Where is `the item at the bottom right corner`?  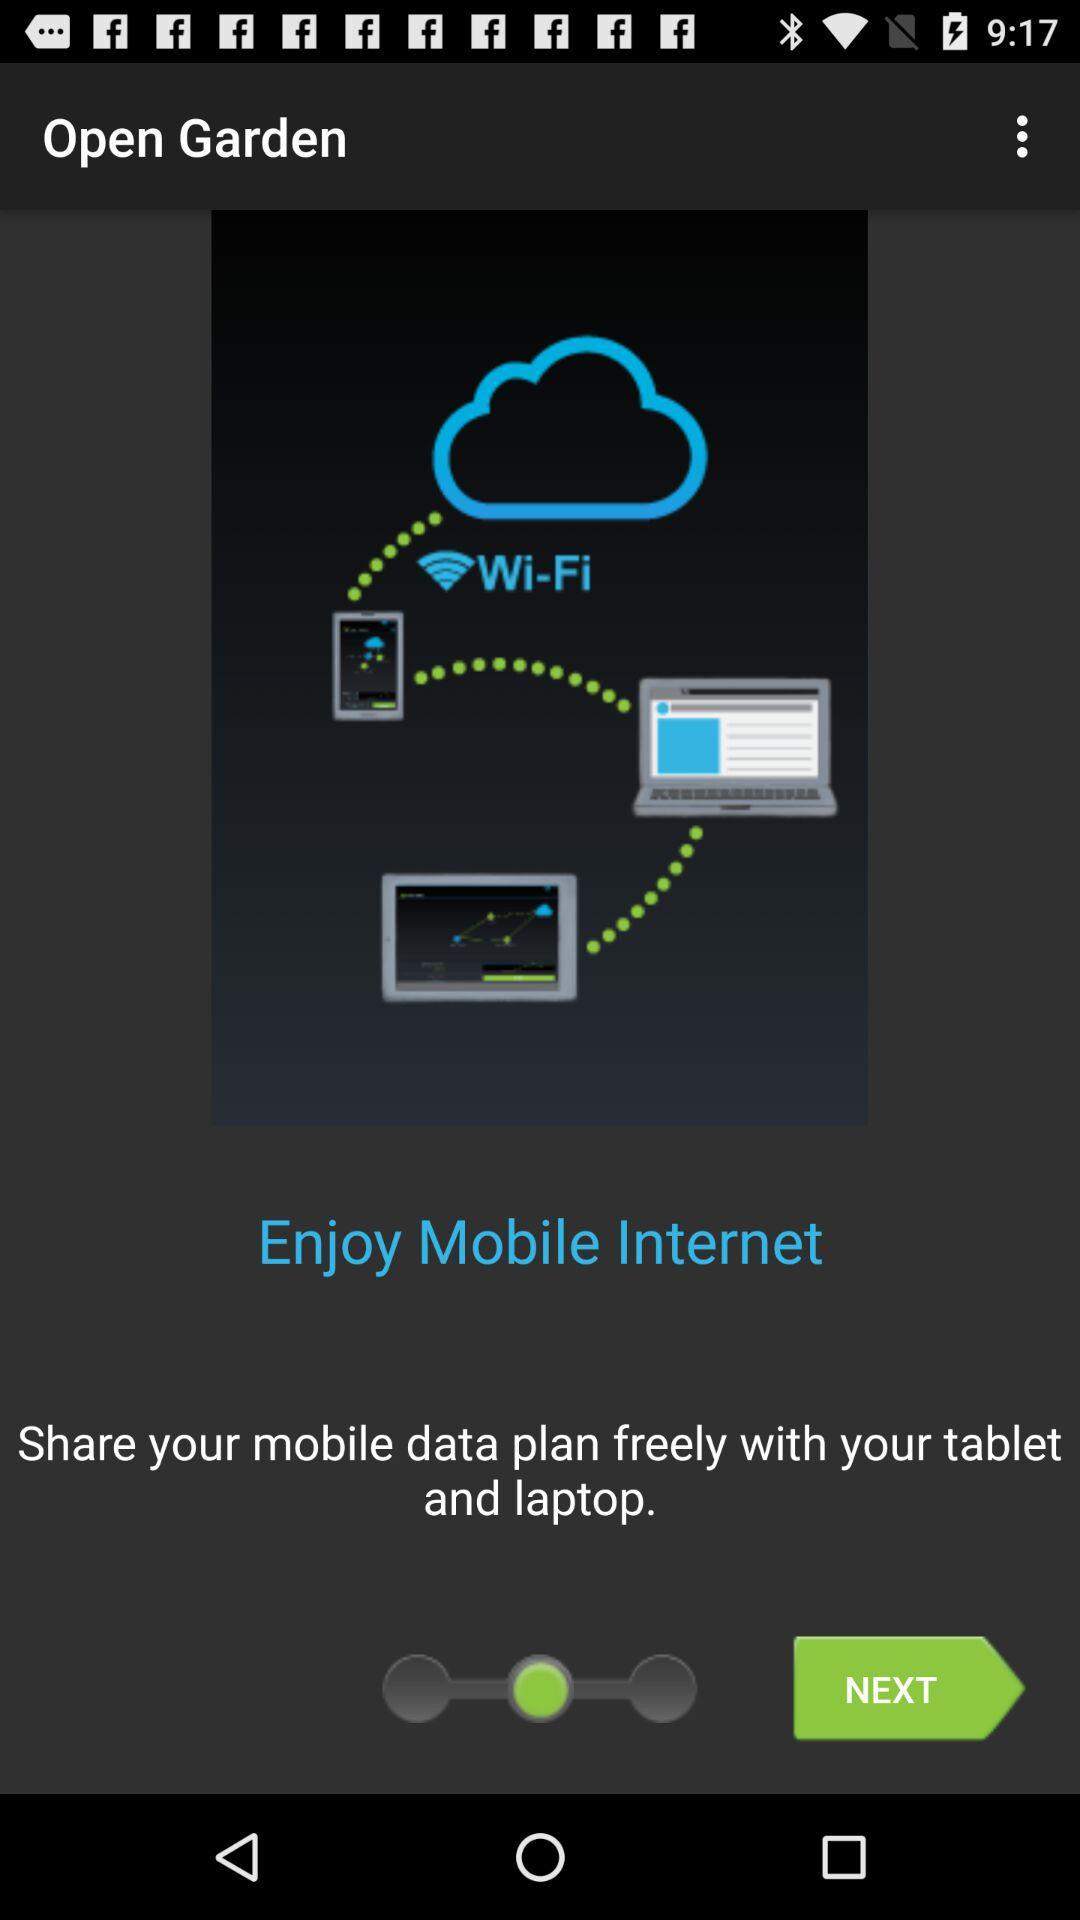 the item at the bottom right corner is located at coordinates (909, 1688).